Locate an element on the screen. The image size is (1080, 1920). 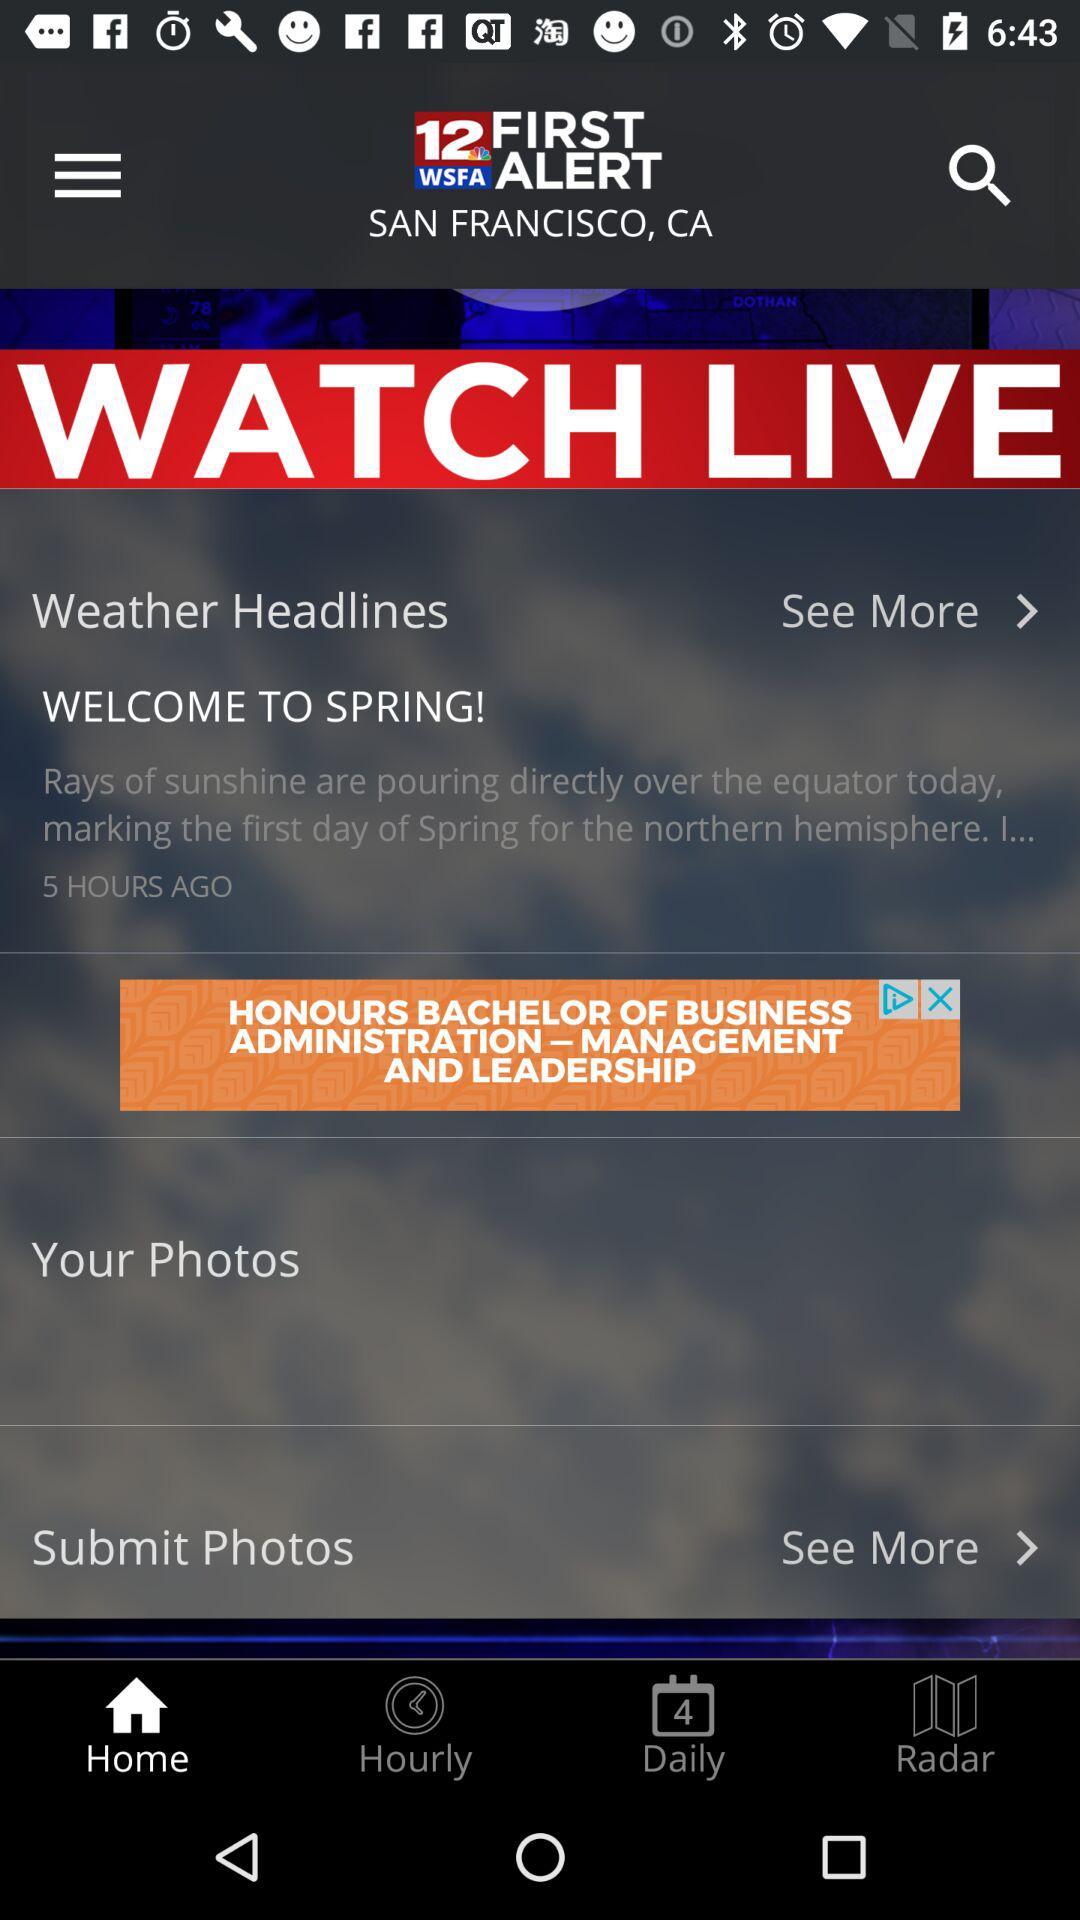
icon to the left of the radar icon is located at coordinates (682, 1726).